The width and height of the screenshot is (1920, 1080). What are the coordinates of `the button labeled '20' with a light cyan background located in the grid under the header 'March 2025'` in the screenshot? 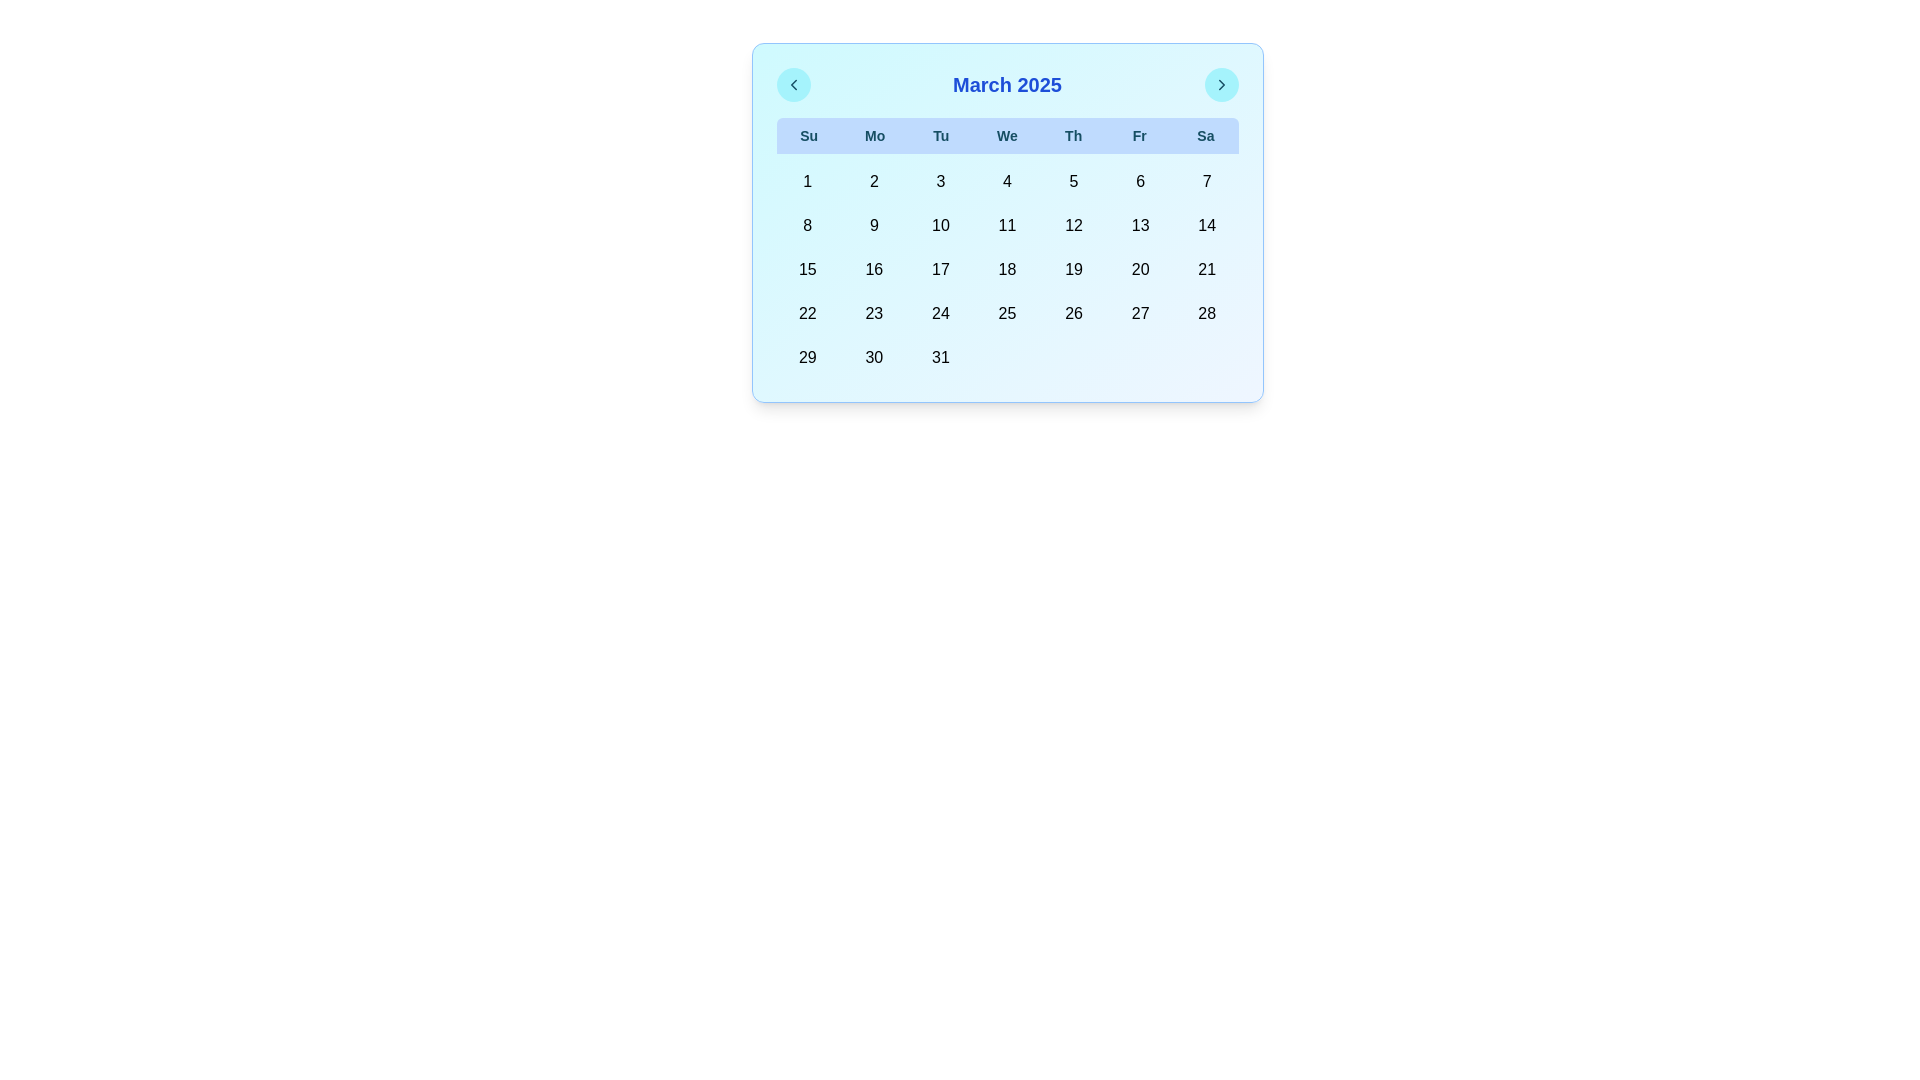 It's located at (1140, 270).